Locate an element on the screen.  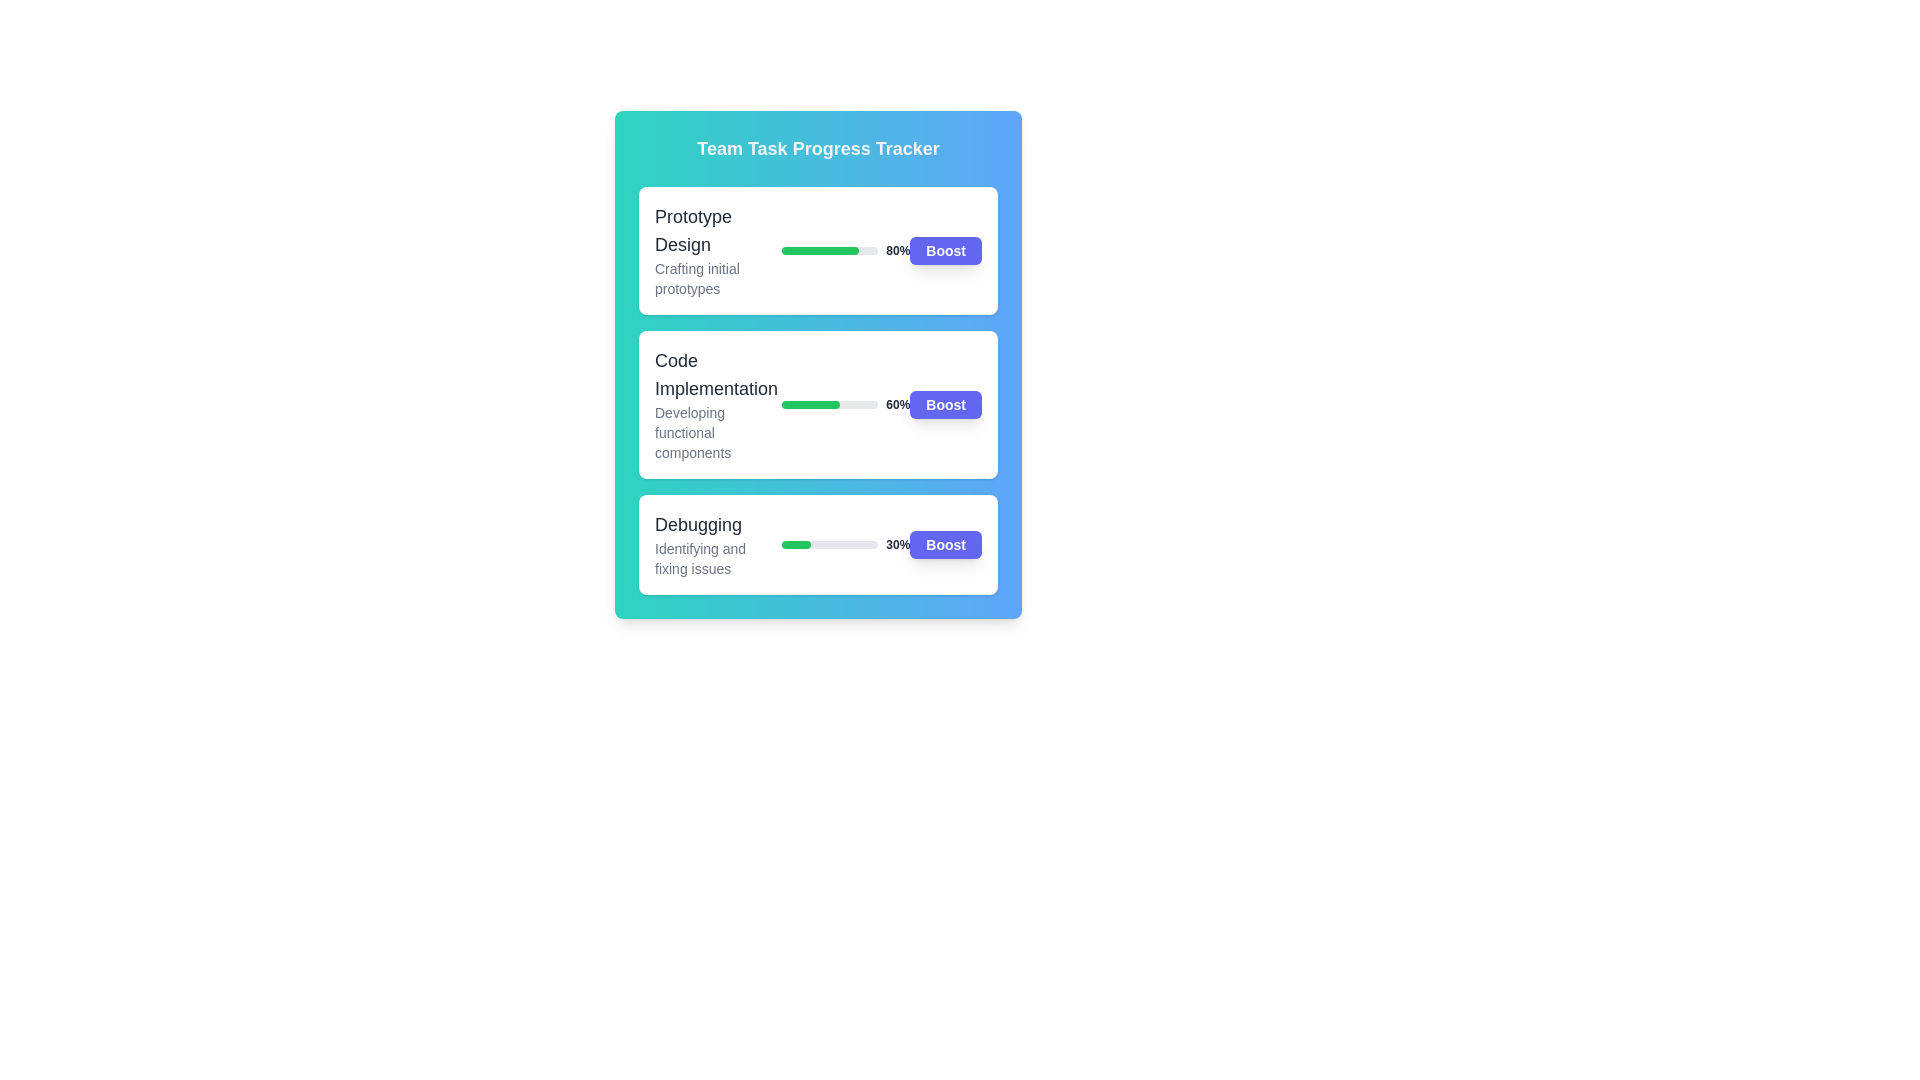
the text label reading 'Crafting initial prototypes.' located below the bold header 'Prototype Design.' is located at coordinates (718, 278).